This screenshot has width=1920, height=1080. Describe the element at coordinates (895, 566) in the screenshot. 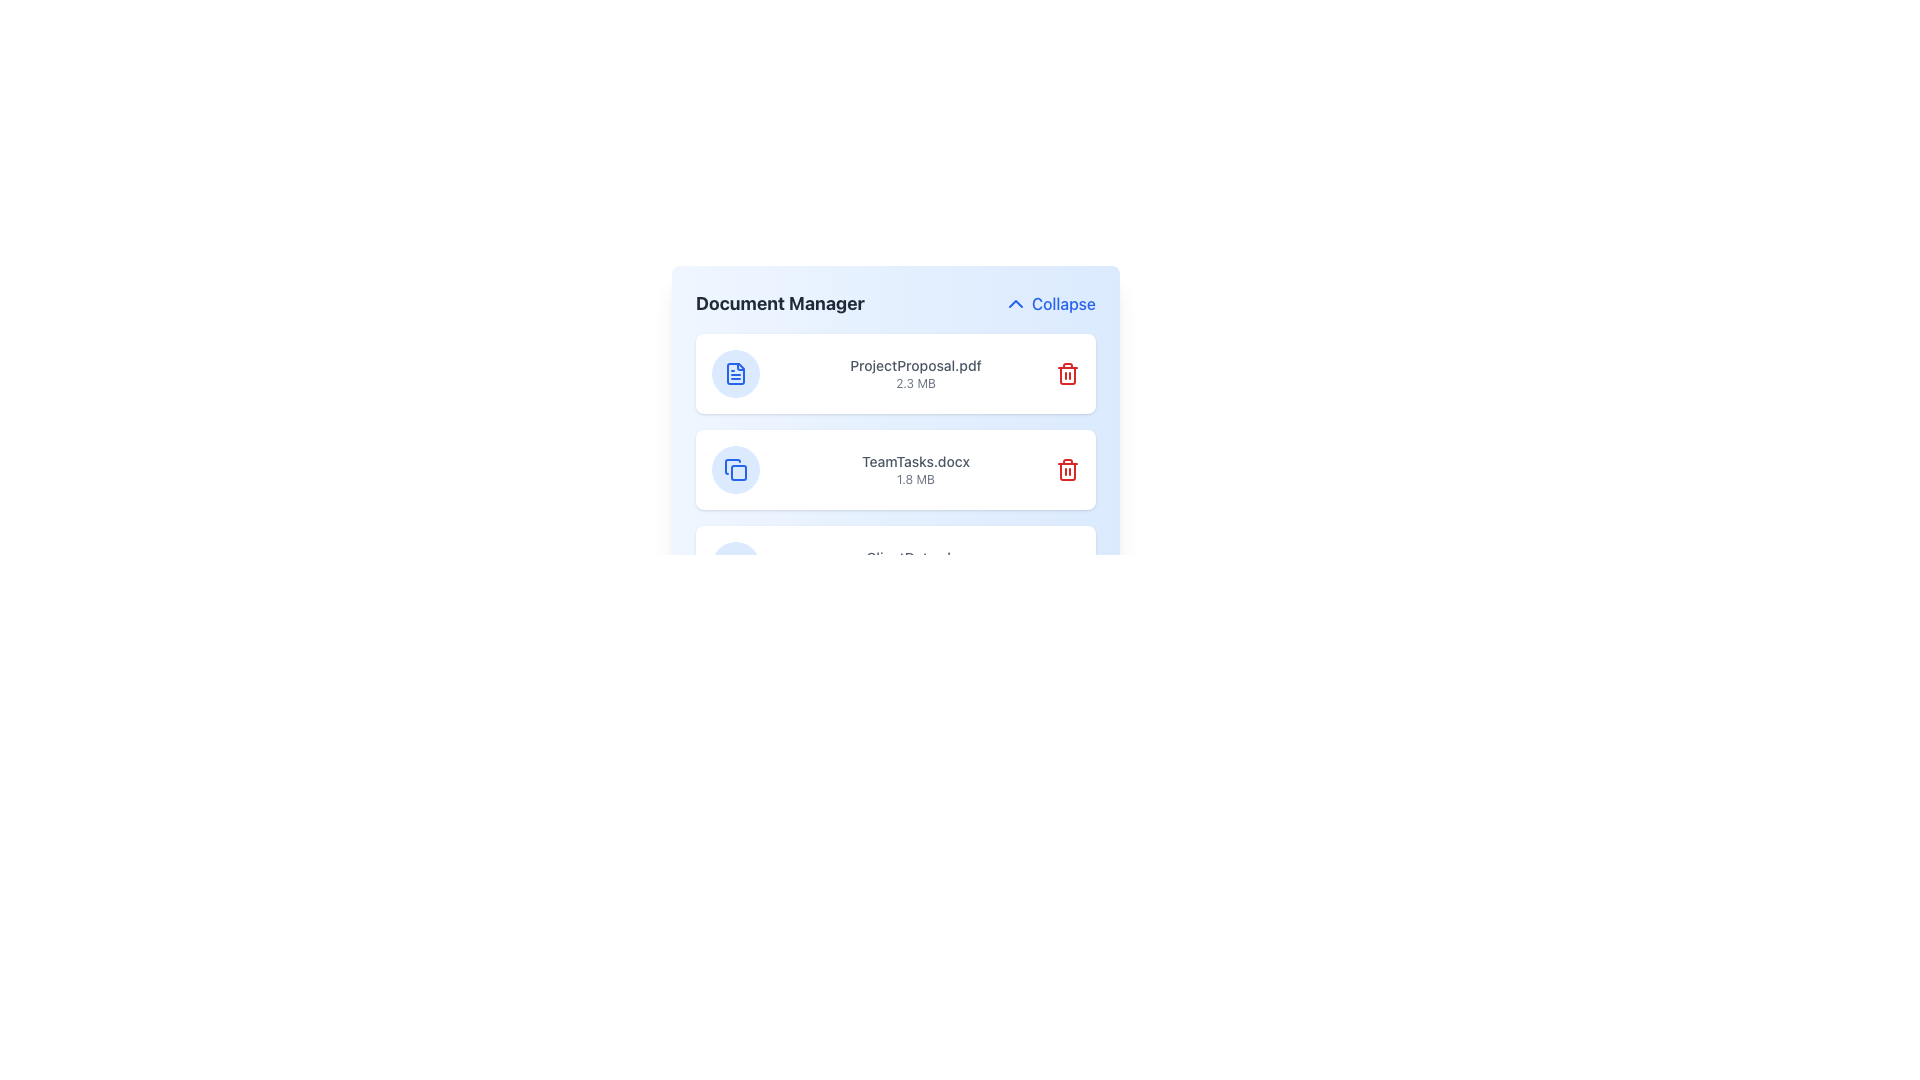

I see `the file entry 'ClientData.xlsx' from the Document Manager` at that location.